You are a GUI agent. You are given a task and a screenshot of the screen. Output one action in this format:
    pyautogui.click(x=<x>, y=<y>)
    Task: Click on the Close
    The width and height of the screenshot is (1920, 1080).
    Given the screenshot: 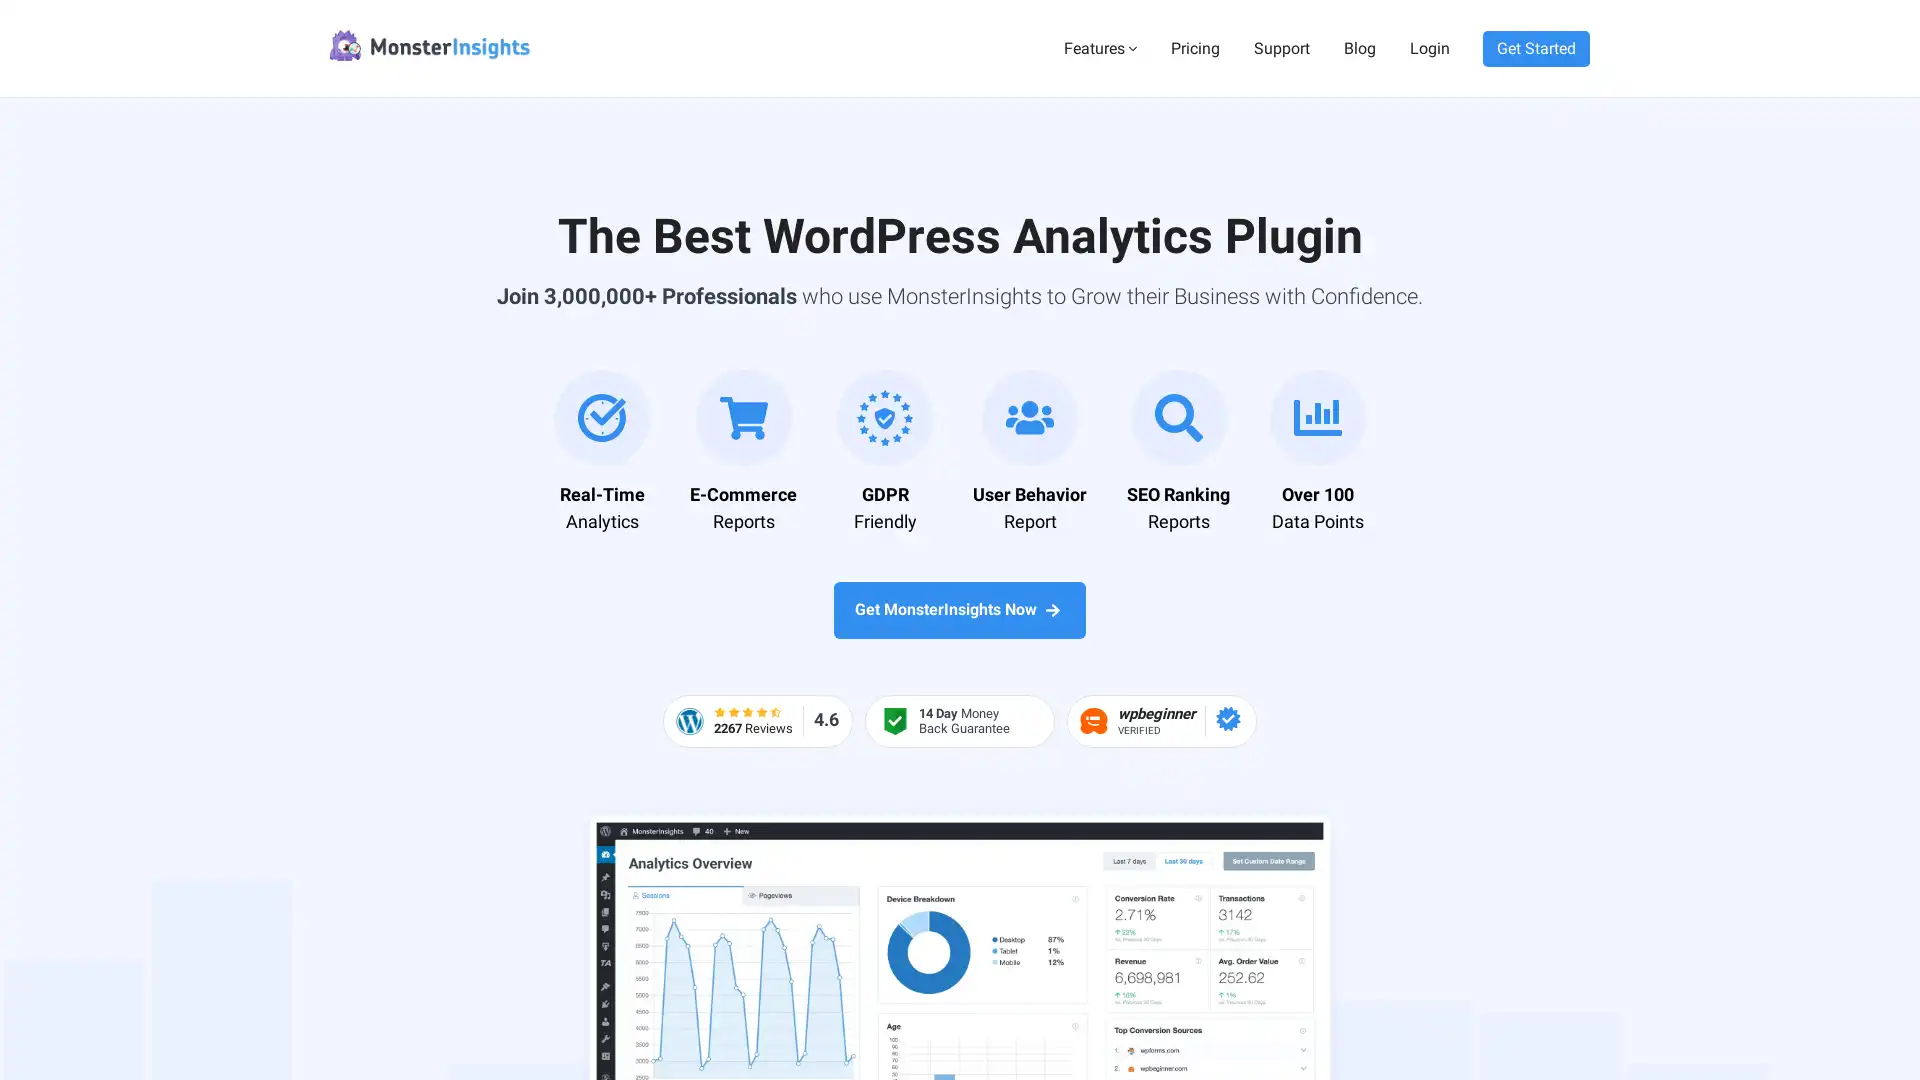 What is the action you would take?
    pyautogui.click(x=1872, y=623)
    